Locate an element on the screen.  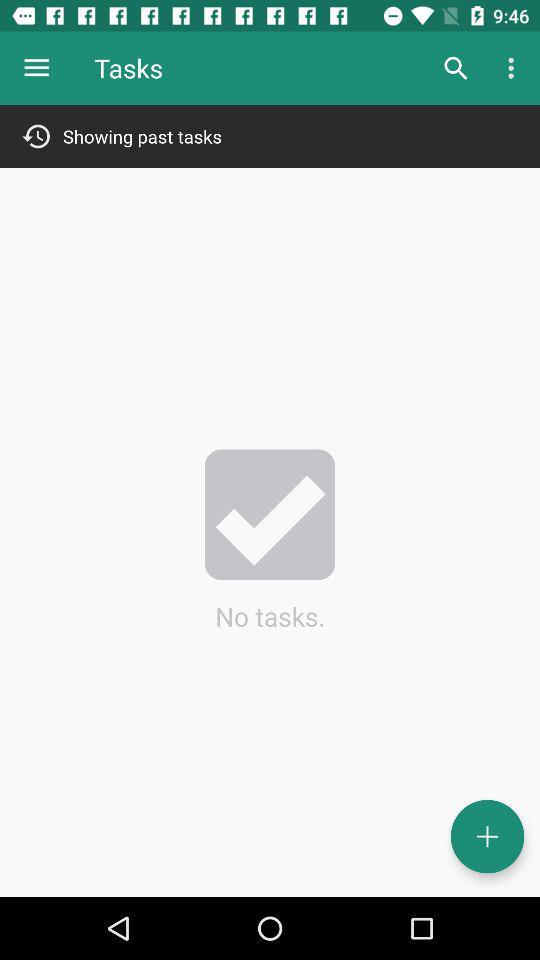
the icon at the bottom right corner is located at coordinates (486, 836).